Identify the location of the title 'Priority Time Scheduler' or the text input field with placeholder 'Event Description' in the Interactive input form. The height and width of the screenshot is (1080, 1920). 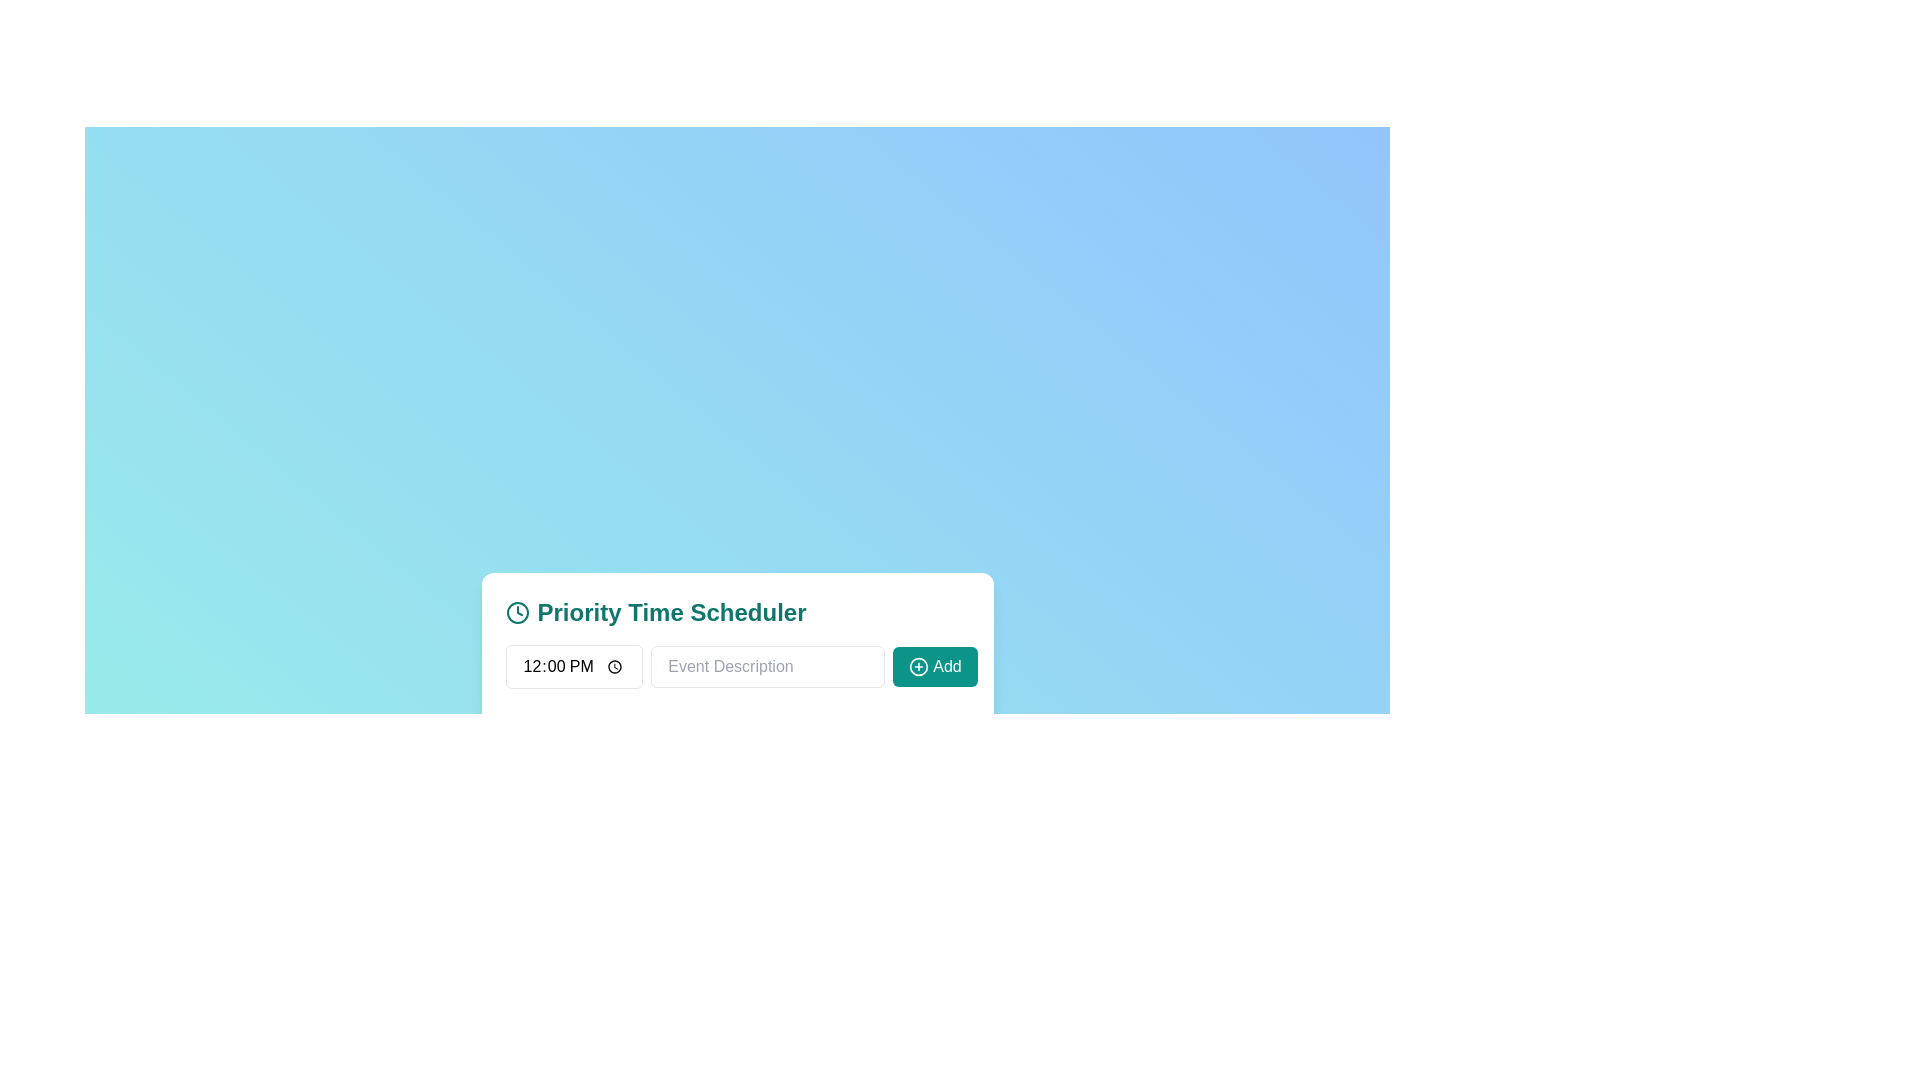
(736, 667).